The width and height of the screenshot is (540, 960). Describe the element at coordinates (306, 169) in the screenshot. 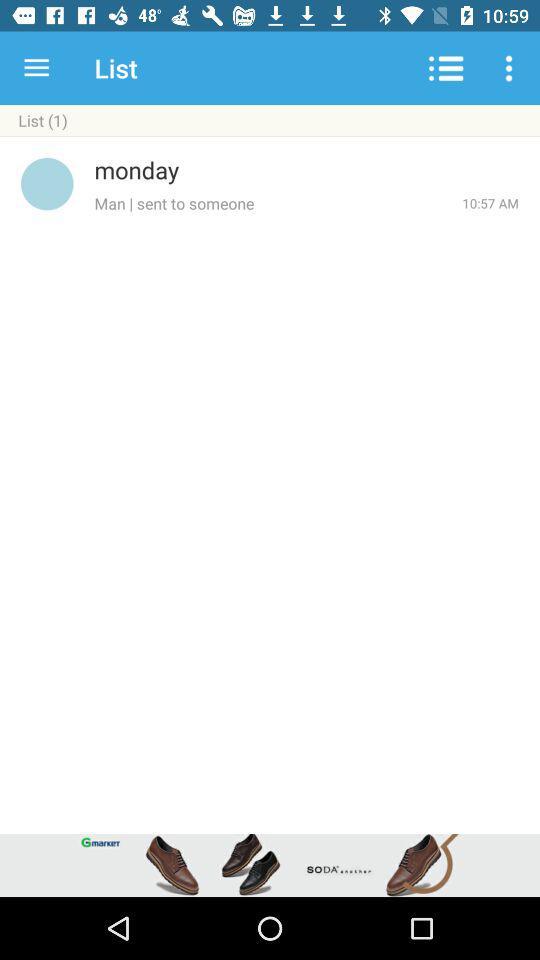

I see `monday item` at that location.